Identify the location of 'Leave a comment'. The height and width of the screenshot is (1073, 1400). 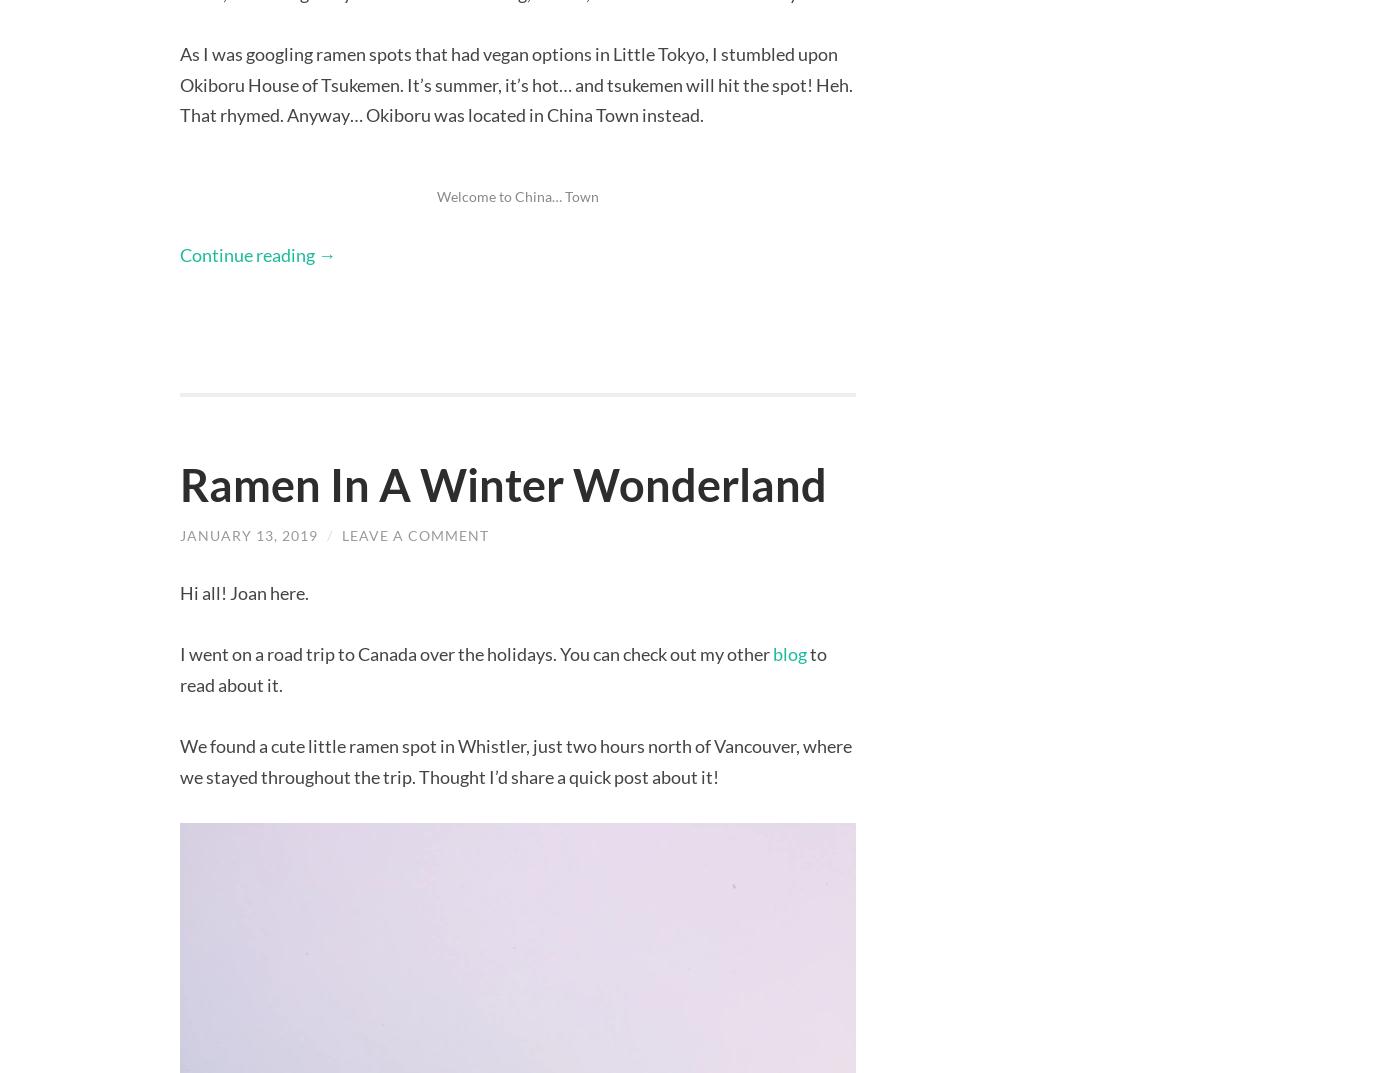
(415, 533).